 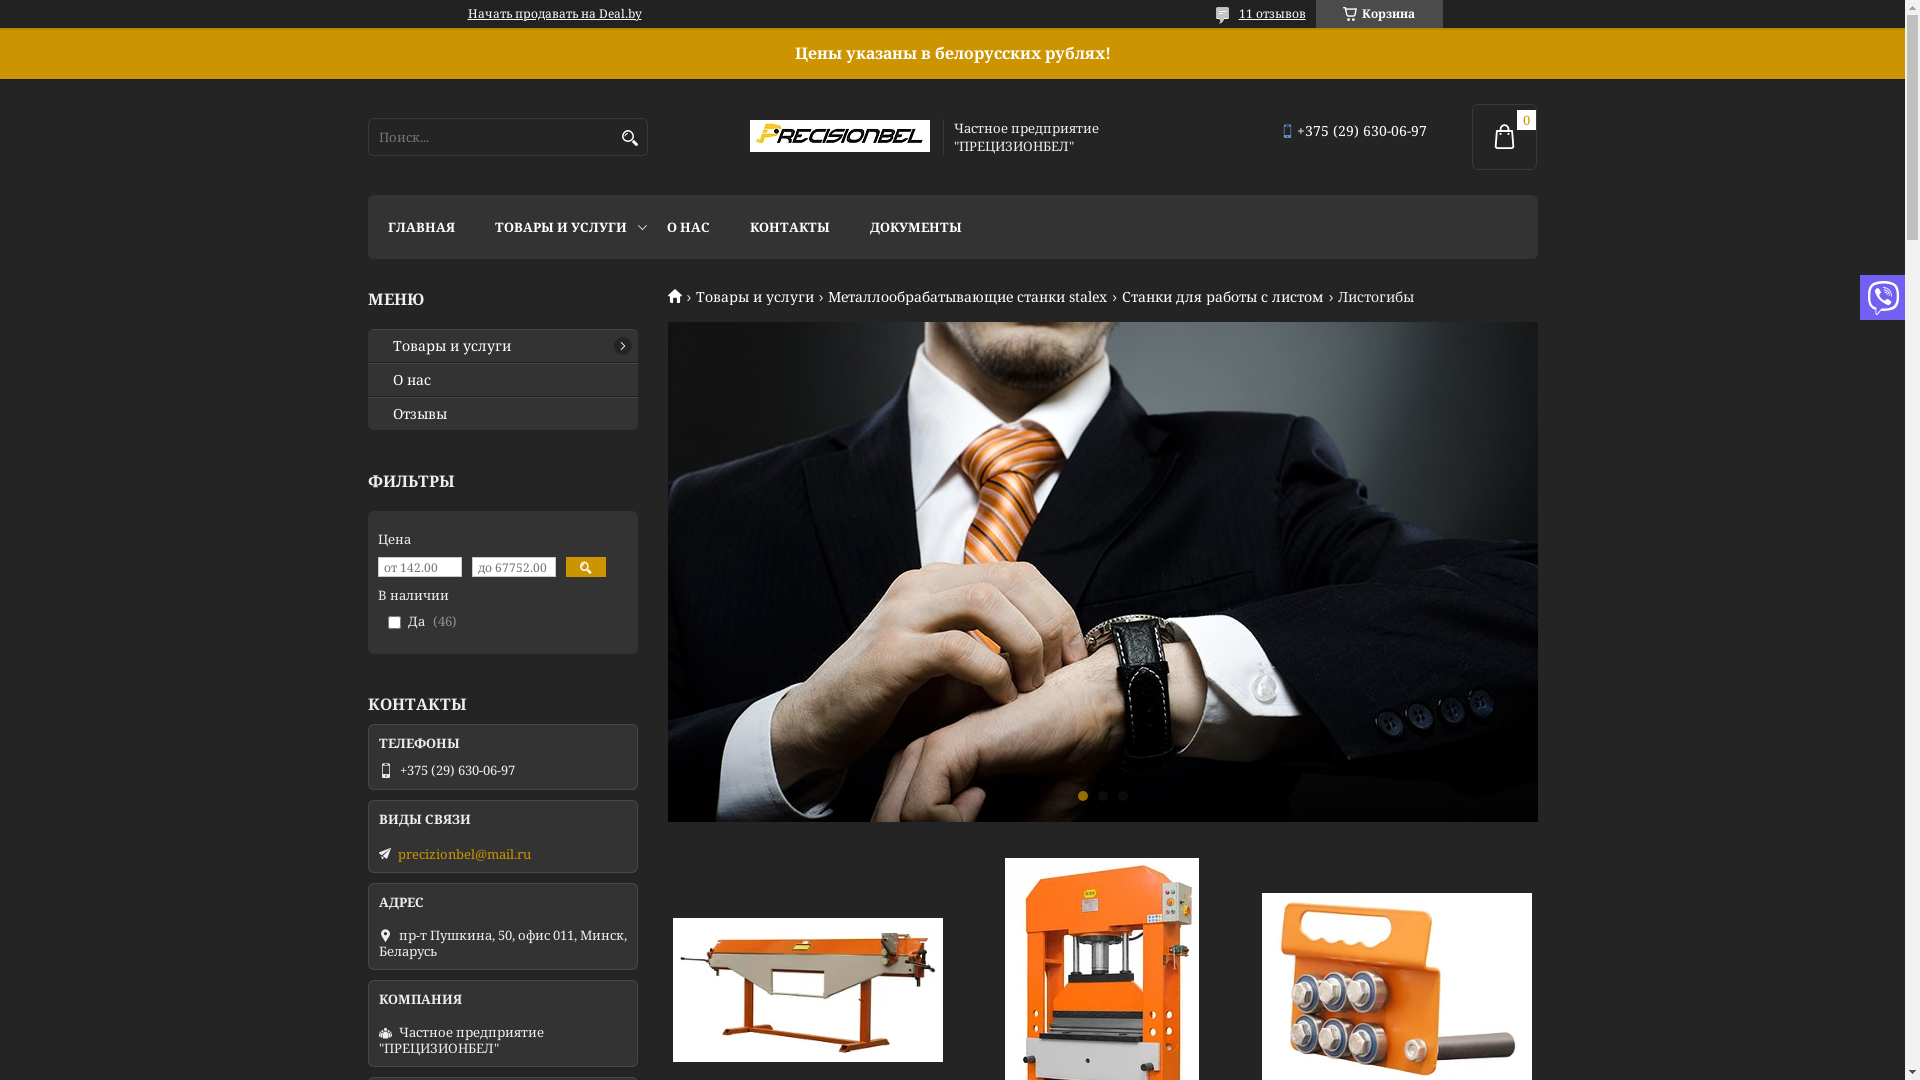 I want to click on 'precizionbel@mail.ru', so click(x=463, y=853).